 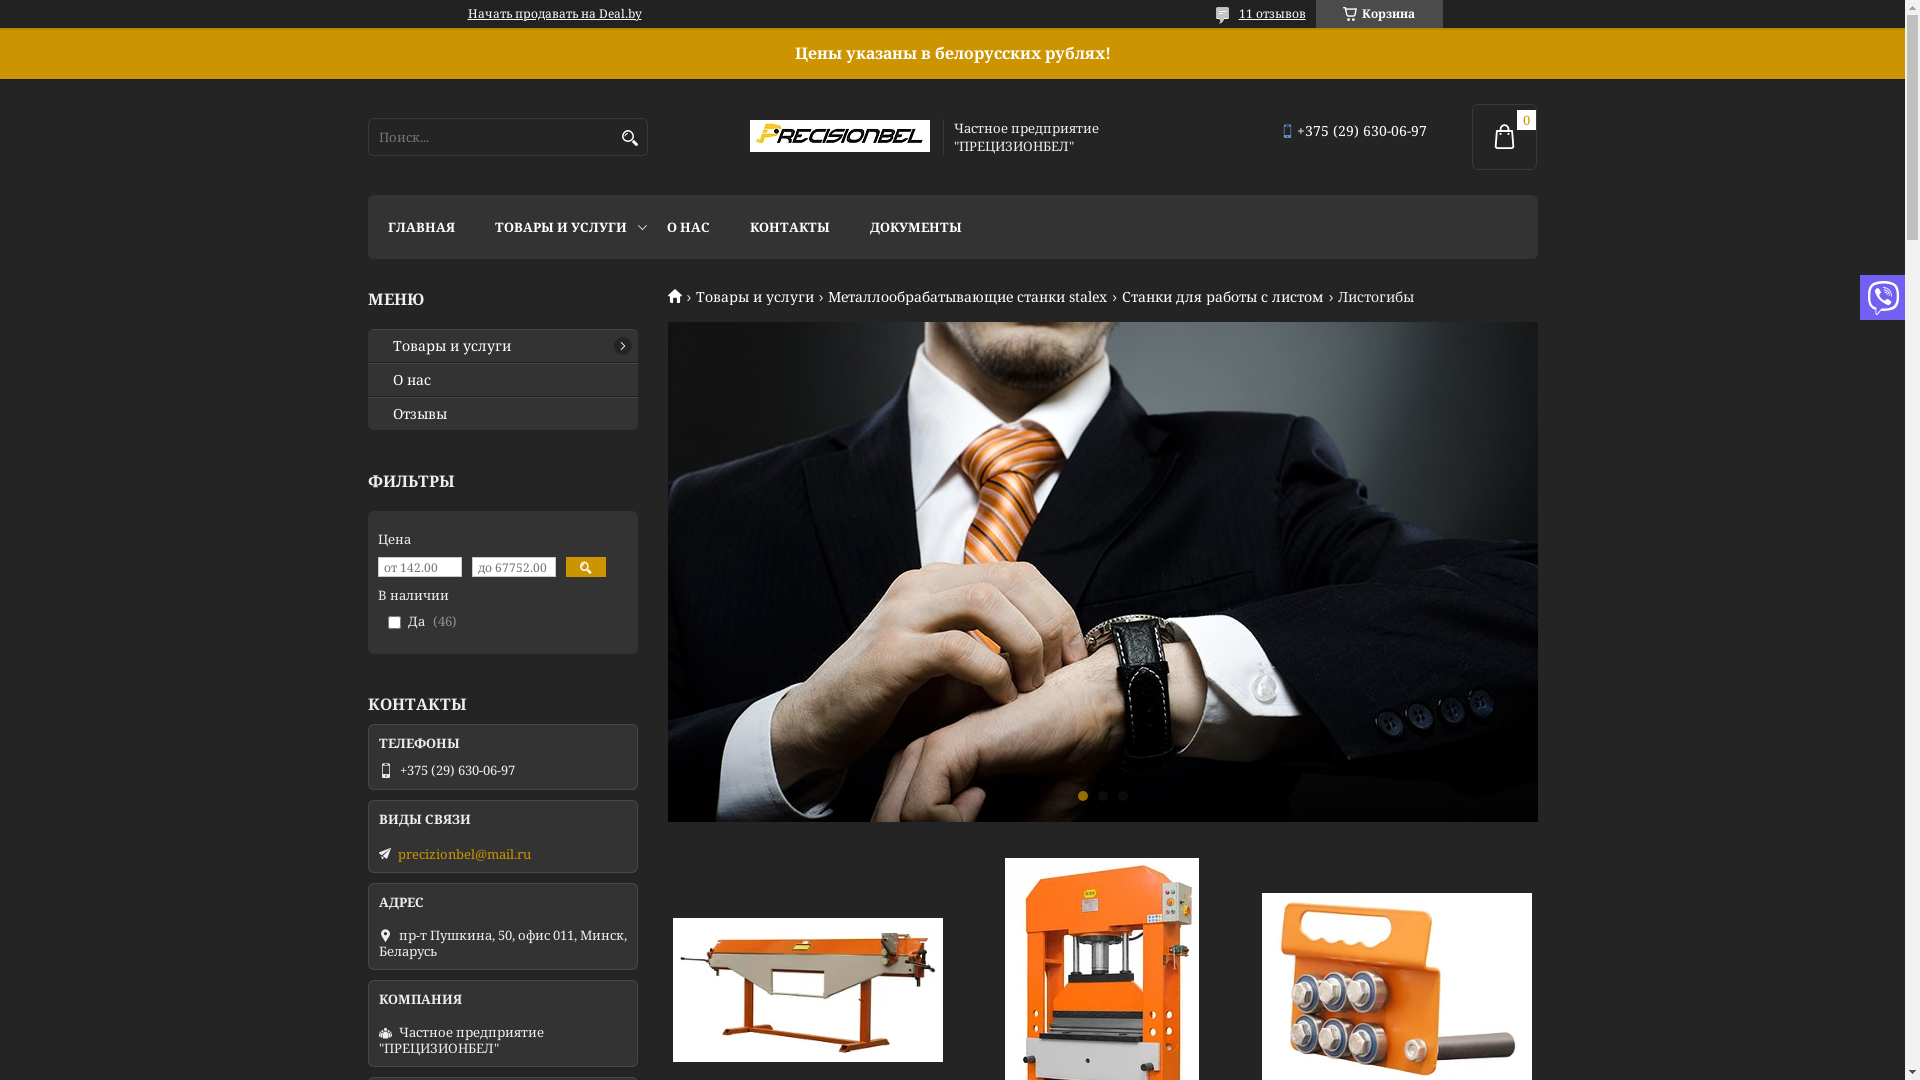 I want to click on 'precizionbel@mail.ru', so click(x=463, y=853).